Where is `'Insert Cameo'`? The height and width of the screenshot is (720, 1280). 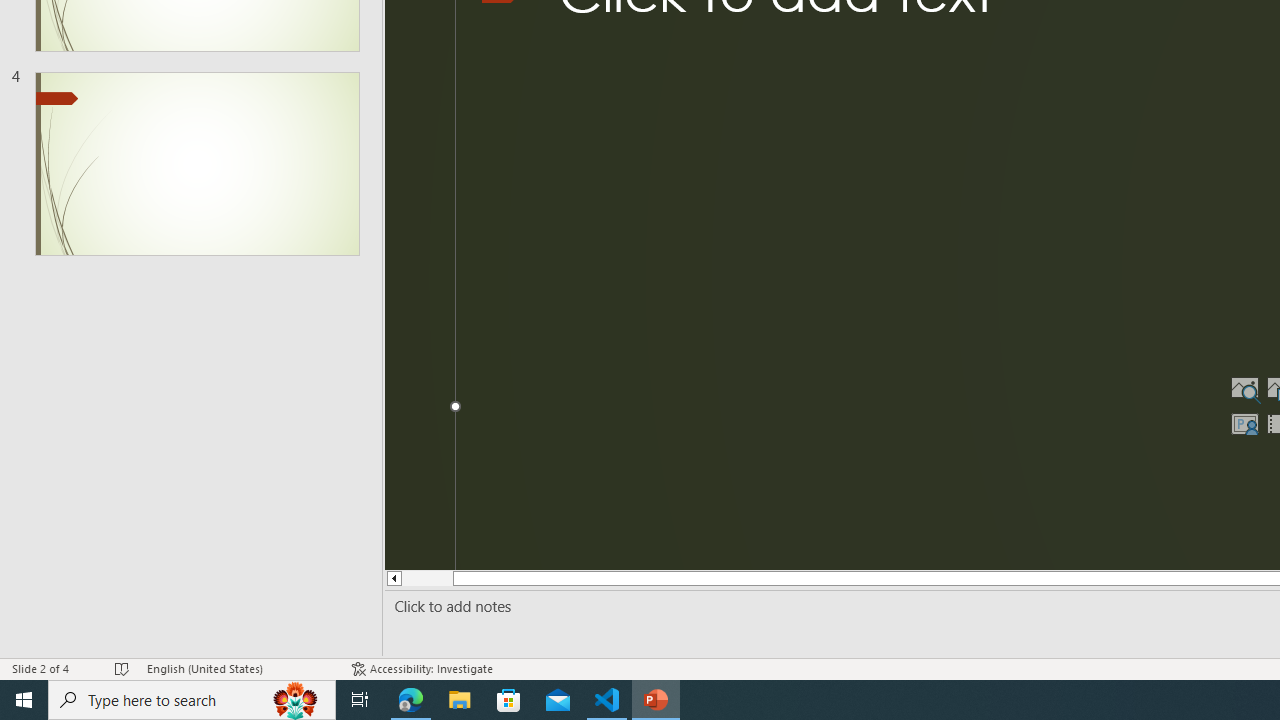
'Insert Cameo' is located at coordinates (1243, 423).